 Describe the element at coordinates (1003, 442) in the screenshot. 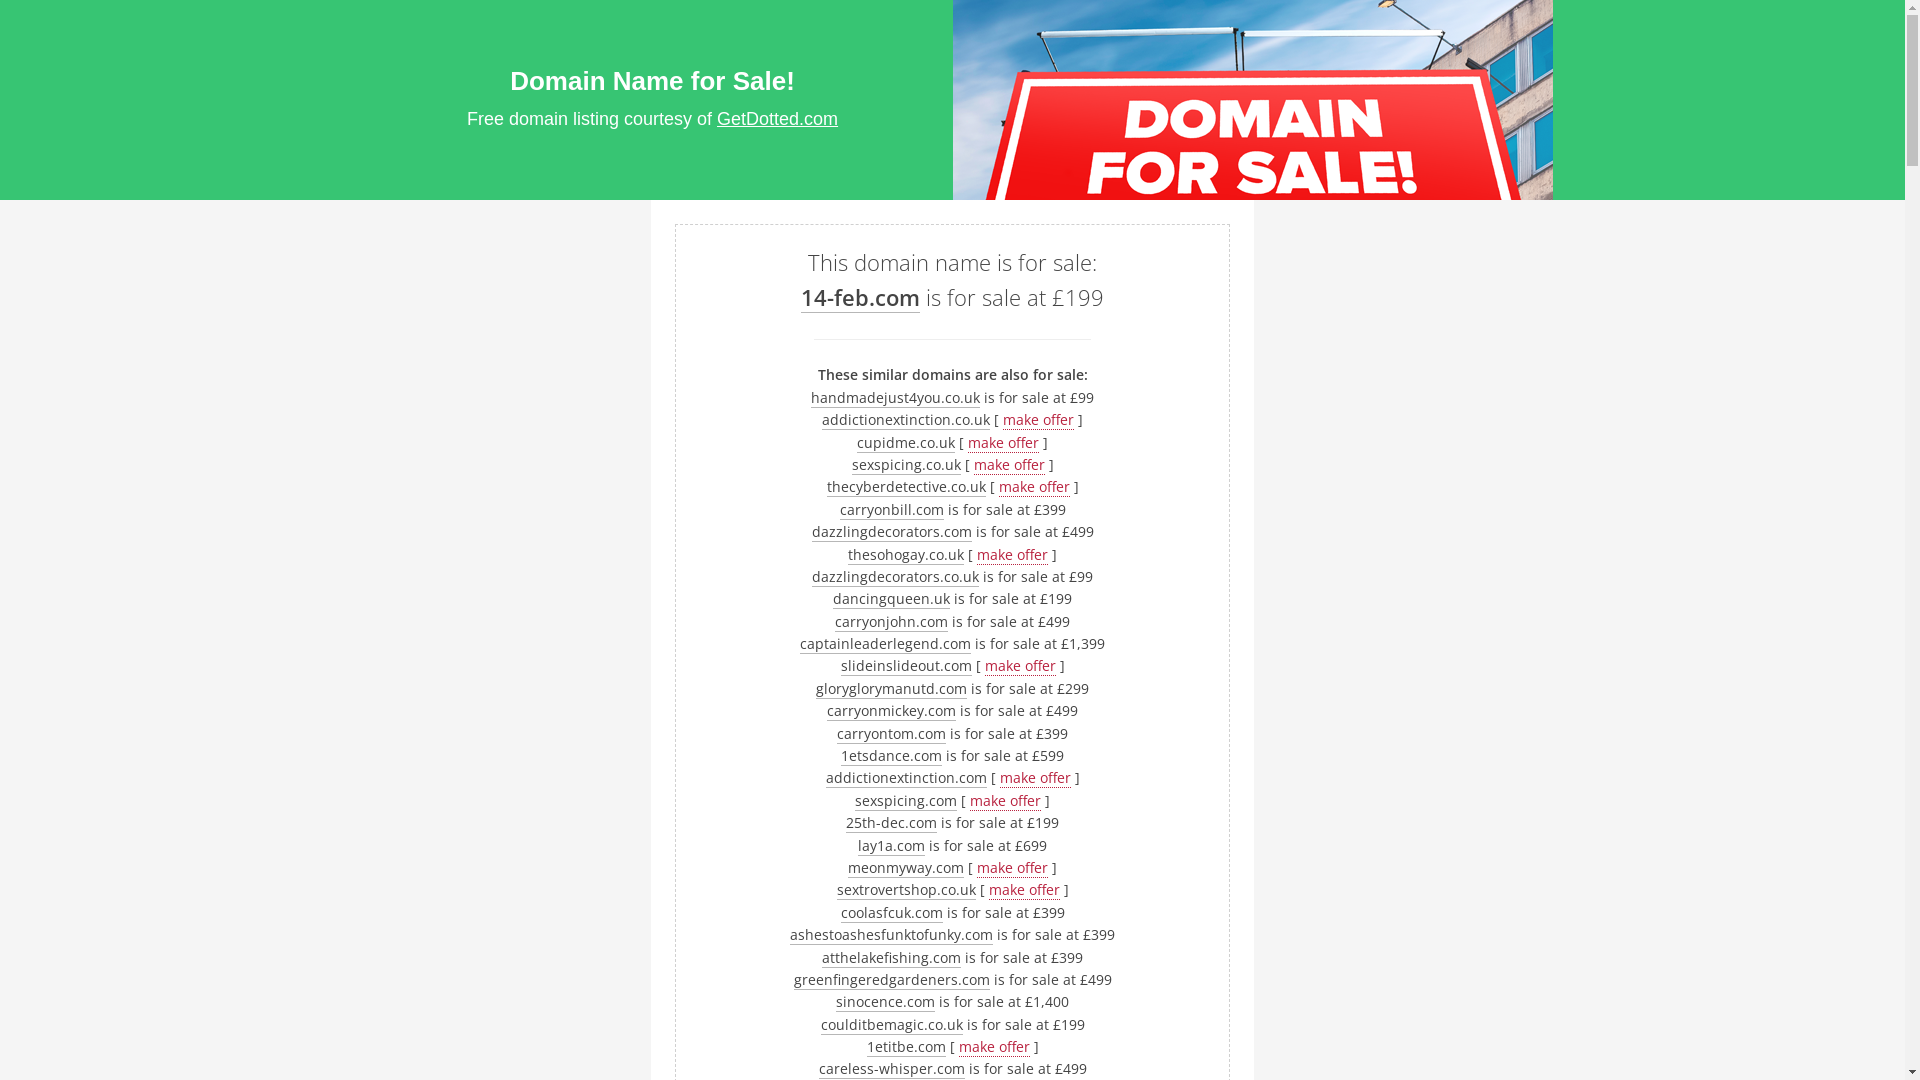

I see `'make offer'` at that location.